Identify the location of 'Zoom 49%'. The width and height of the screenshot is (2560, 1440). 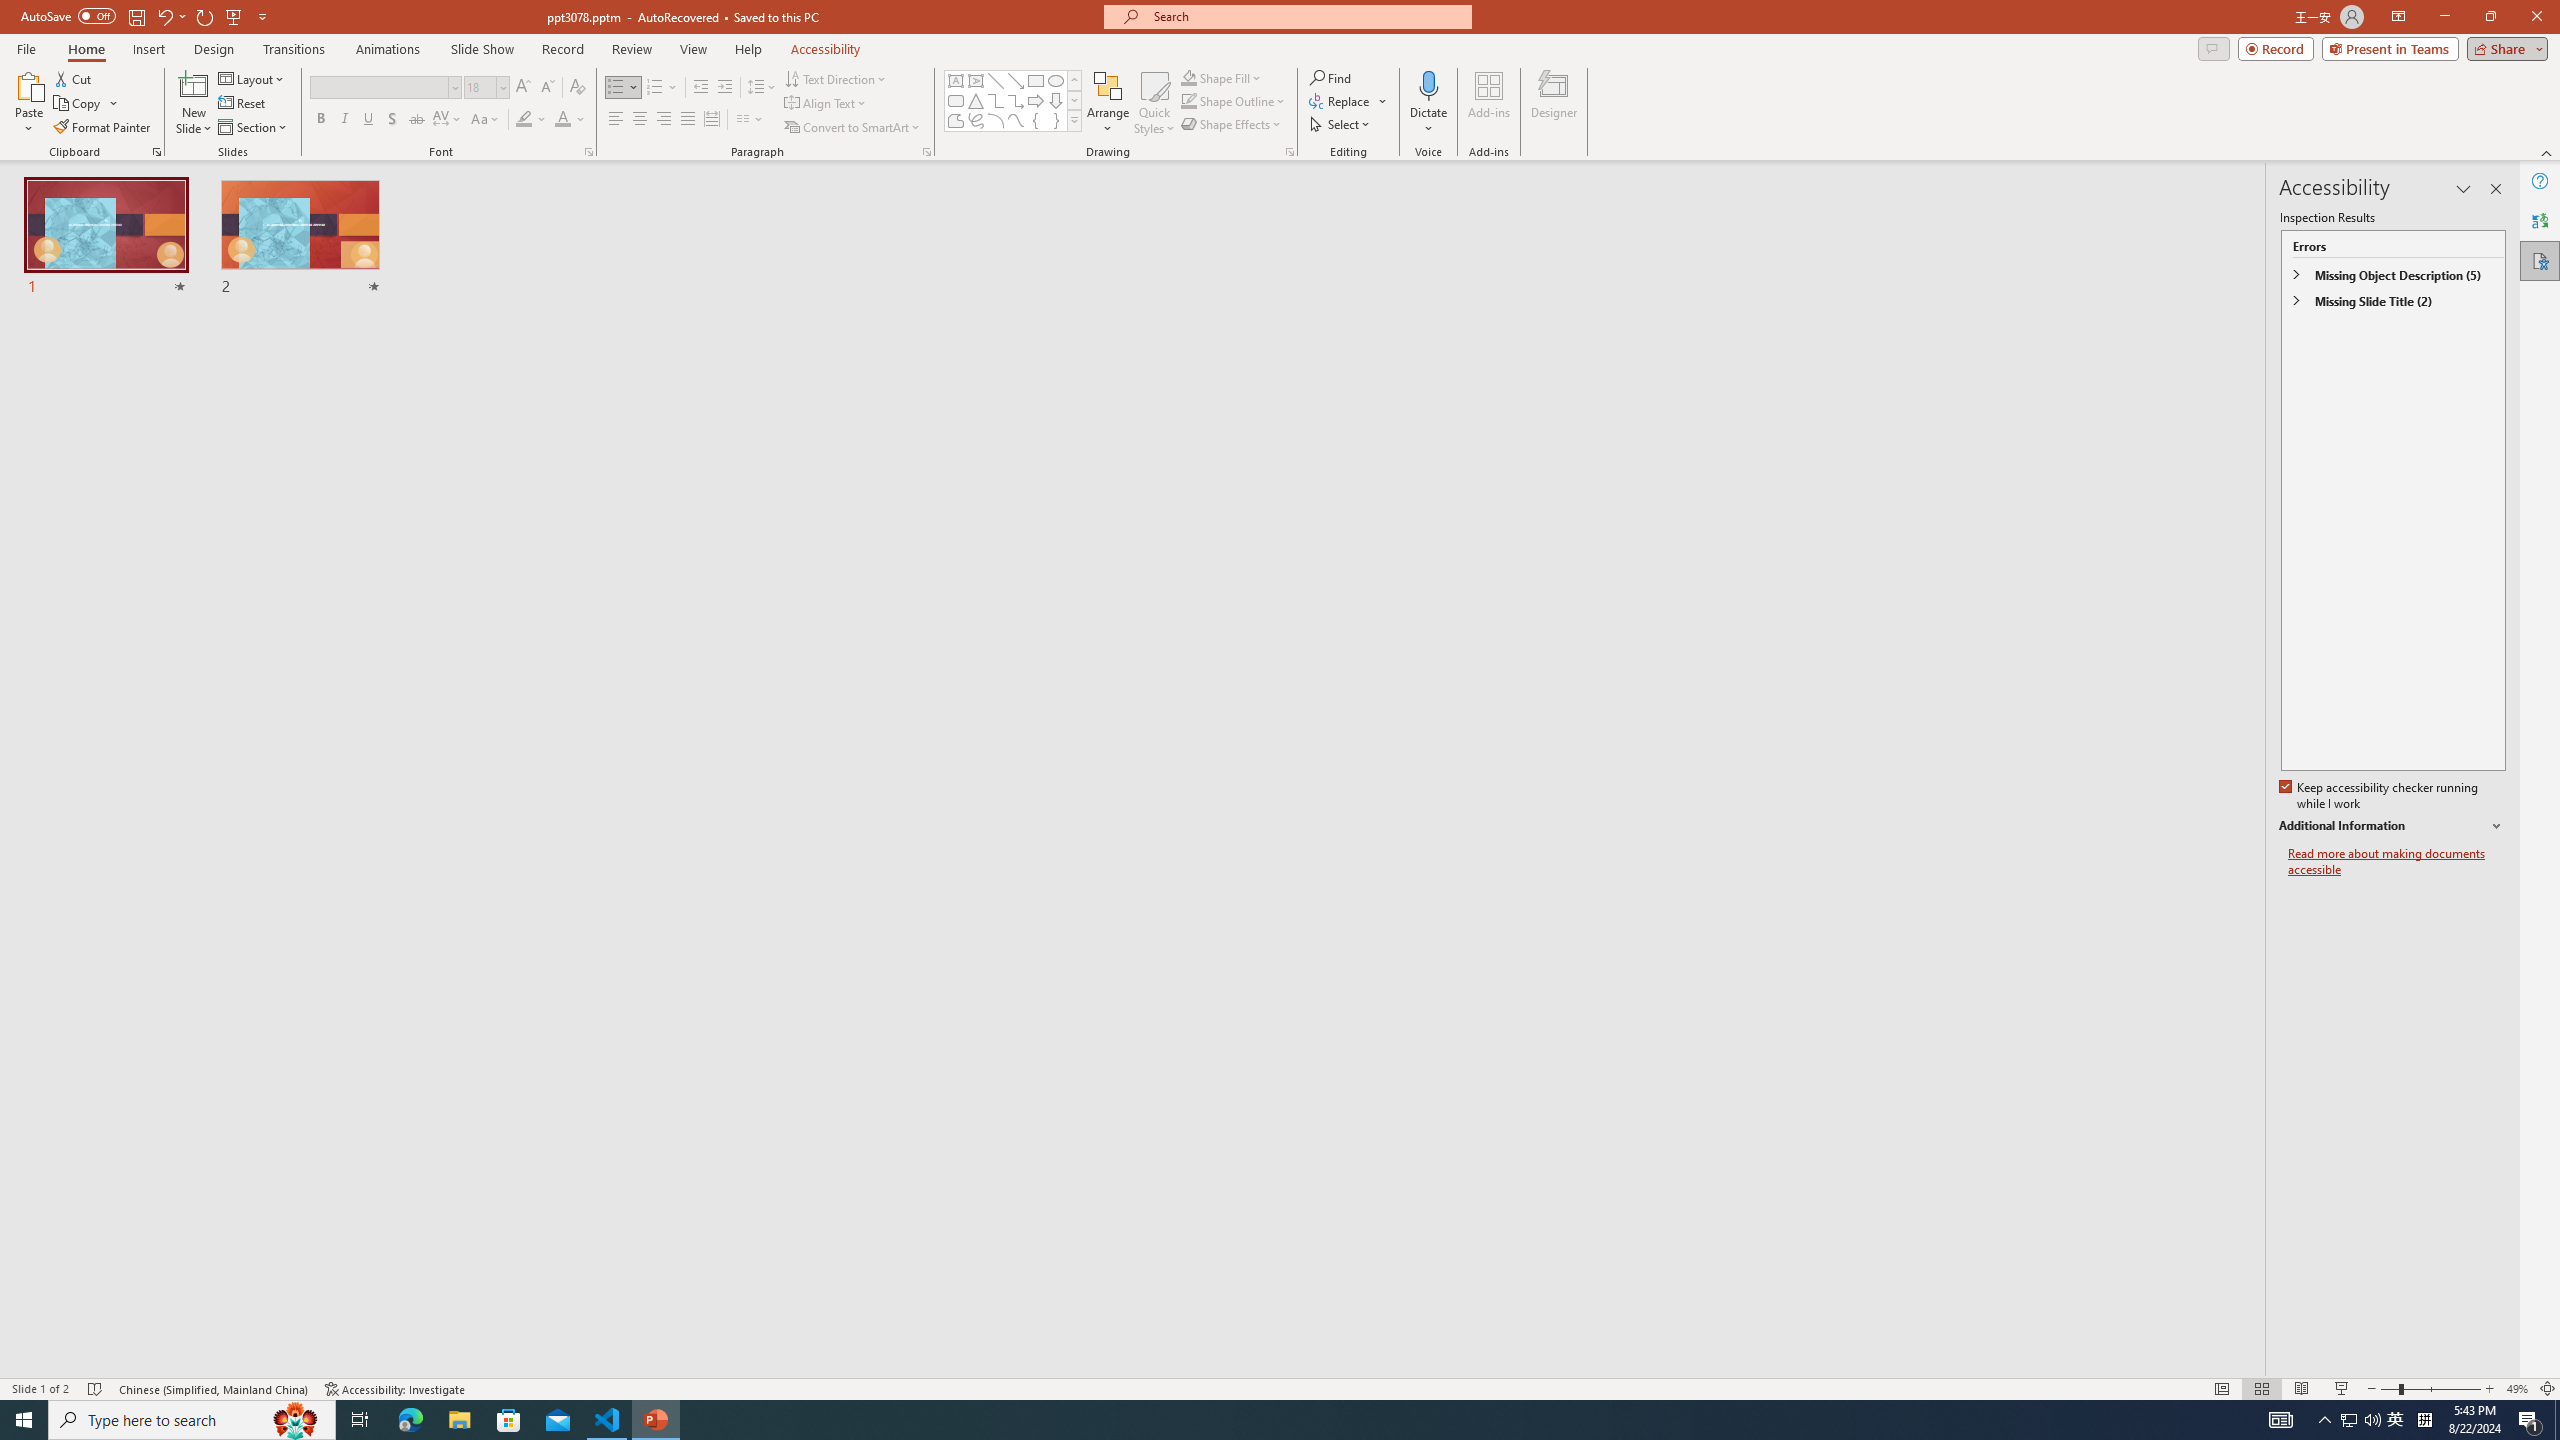
(2516, 1389).